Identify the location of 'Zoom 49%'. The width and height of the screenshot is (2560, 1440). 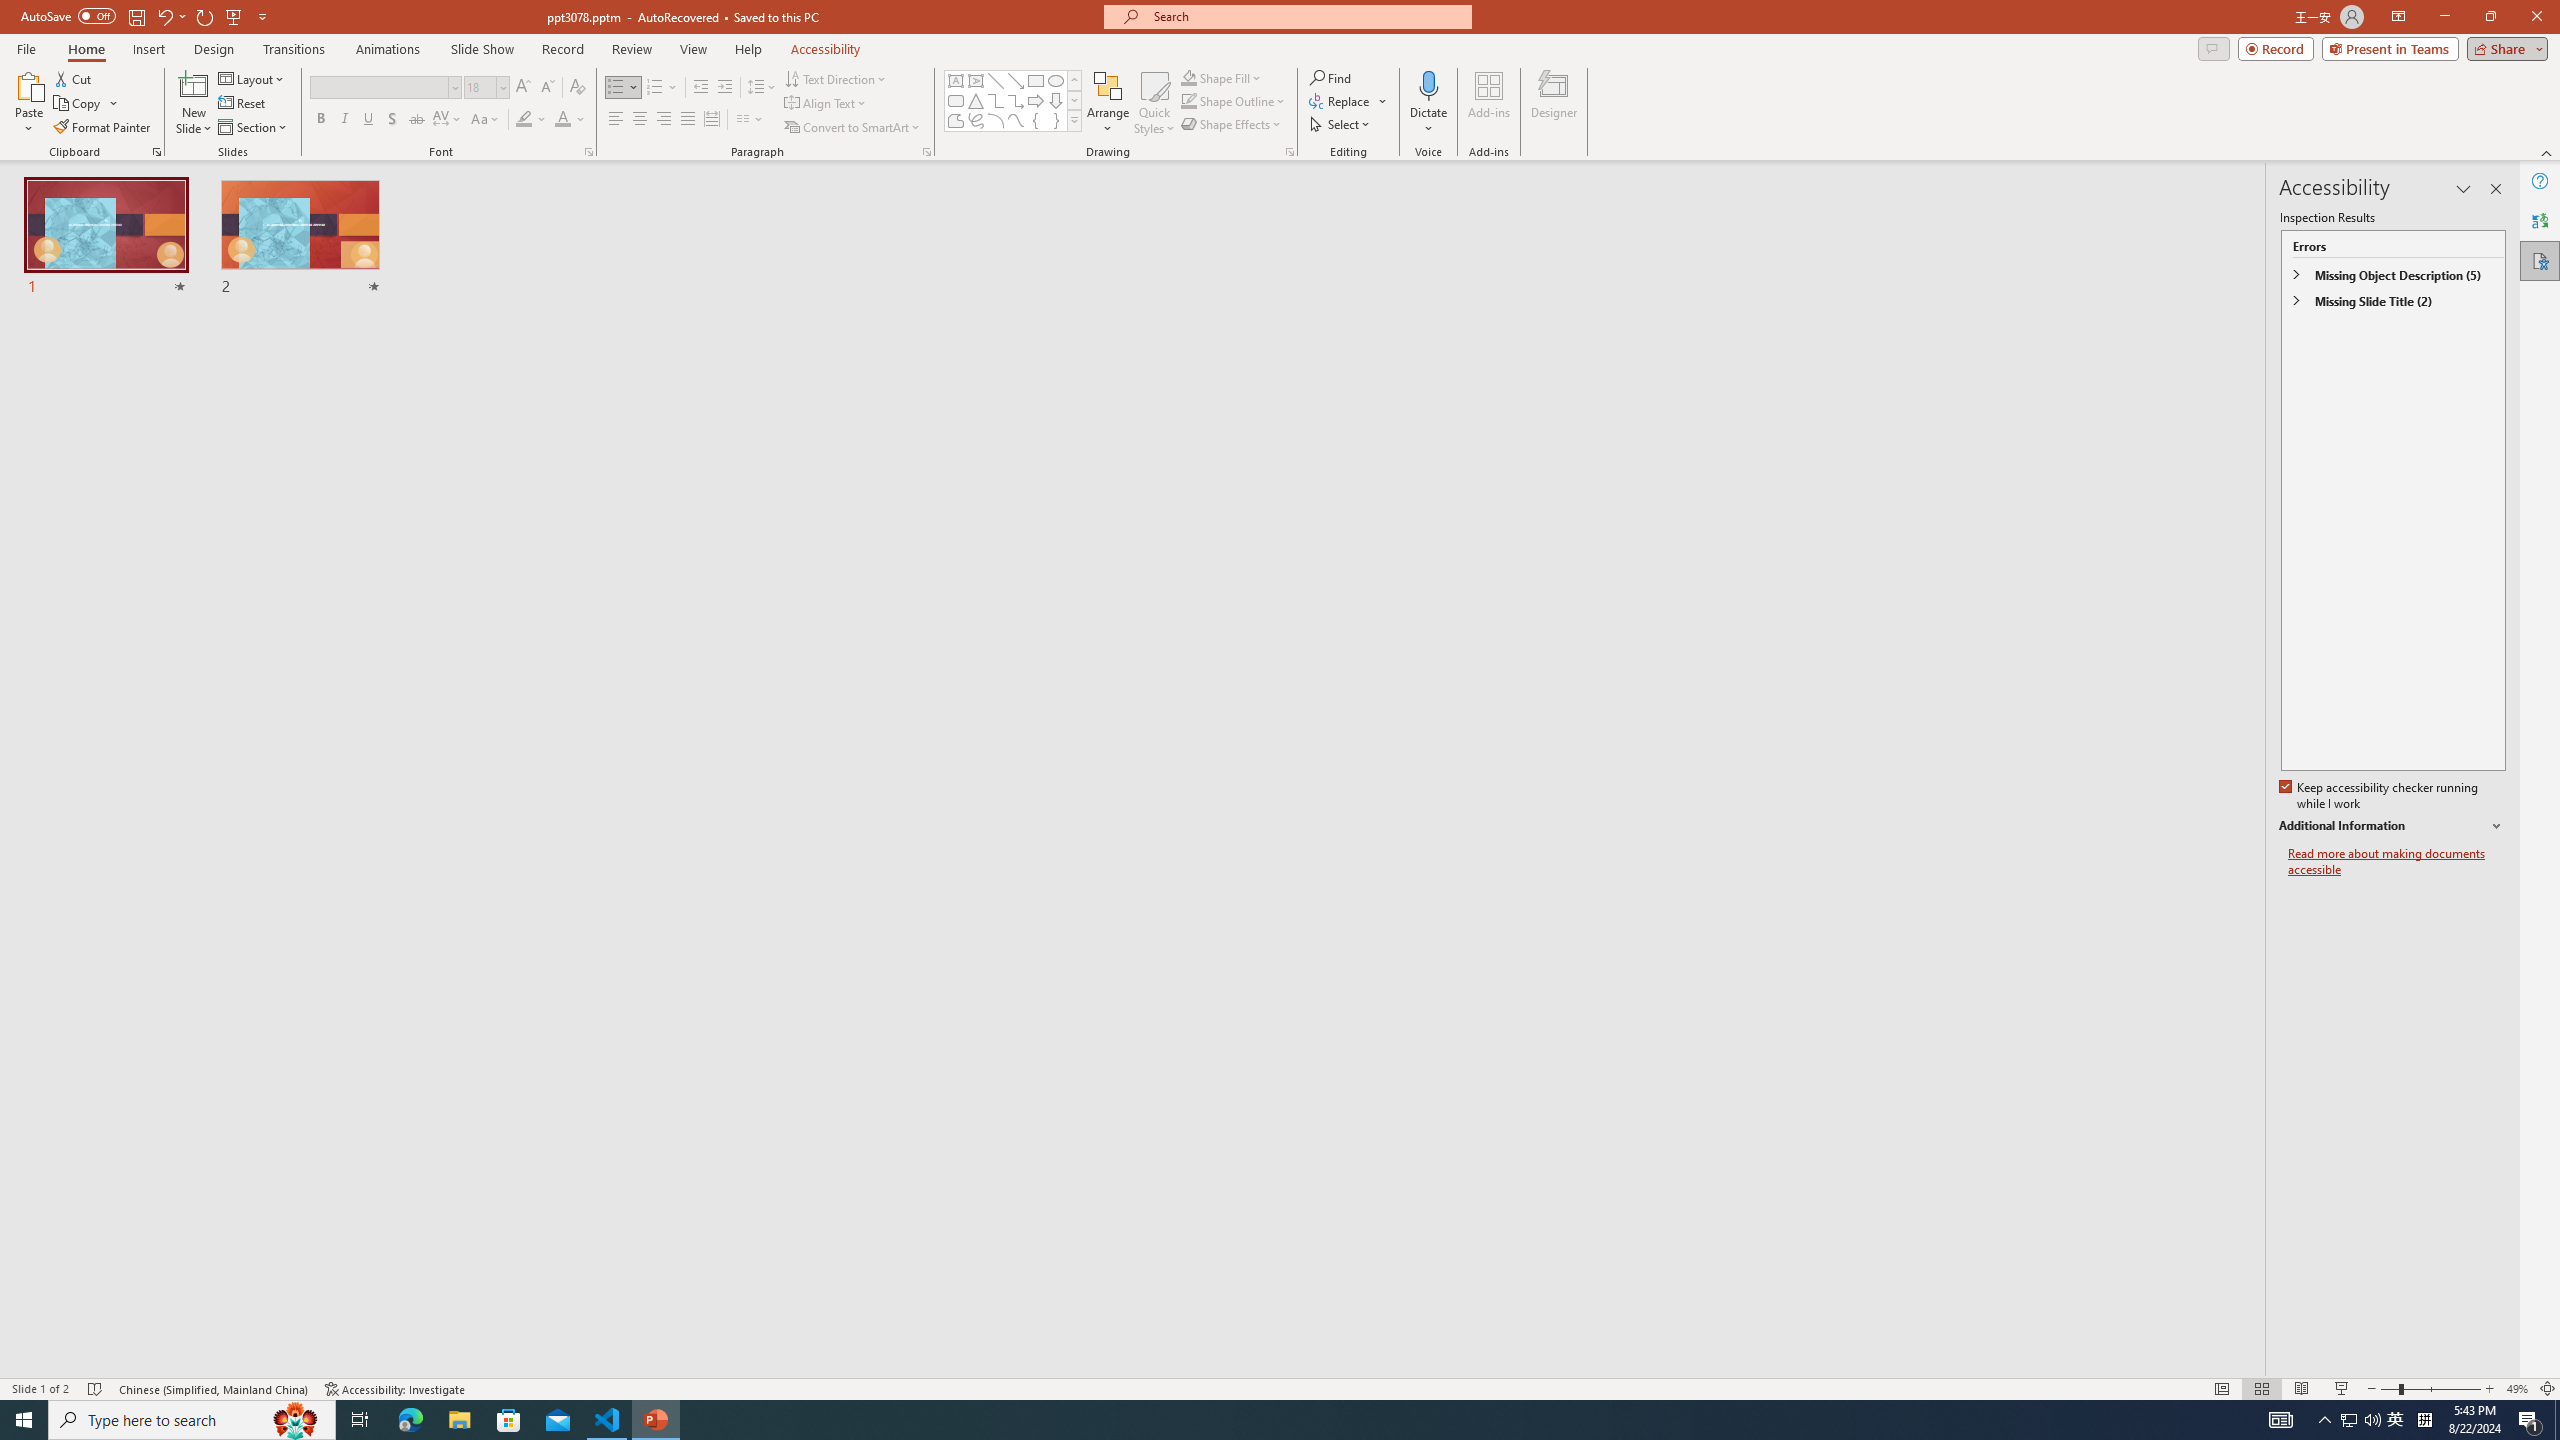
(2516, 1389).